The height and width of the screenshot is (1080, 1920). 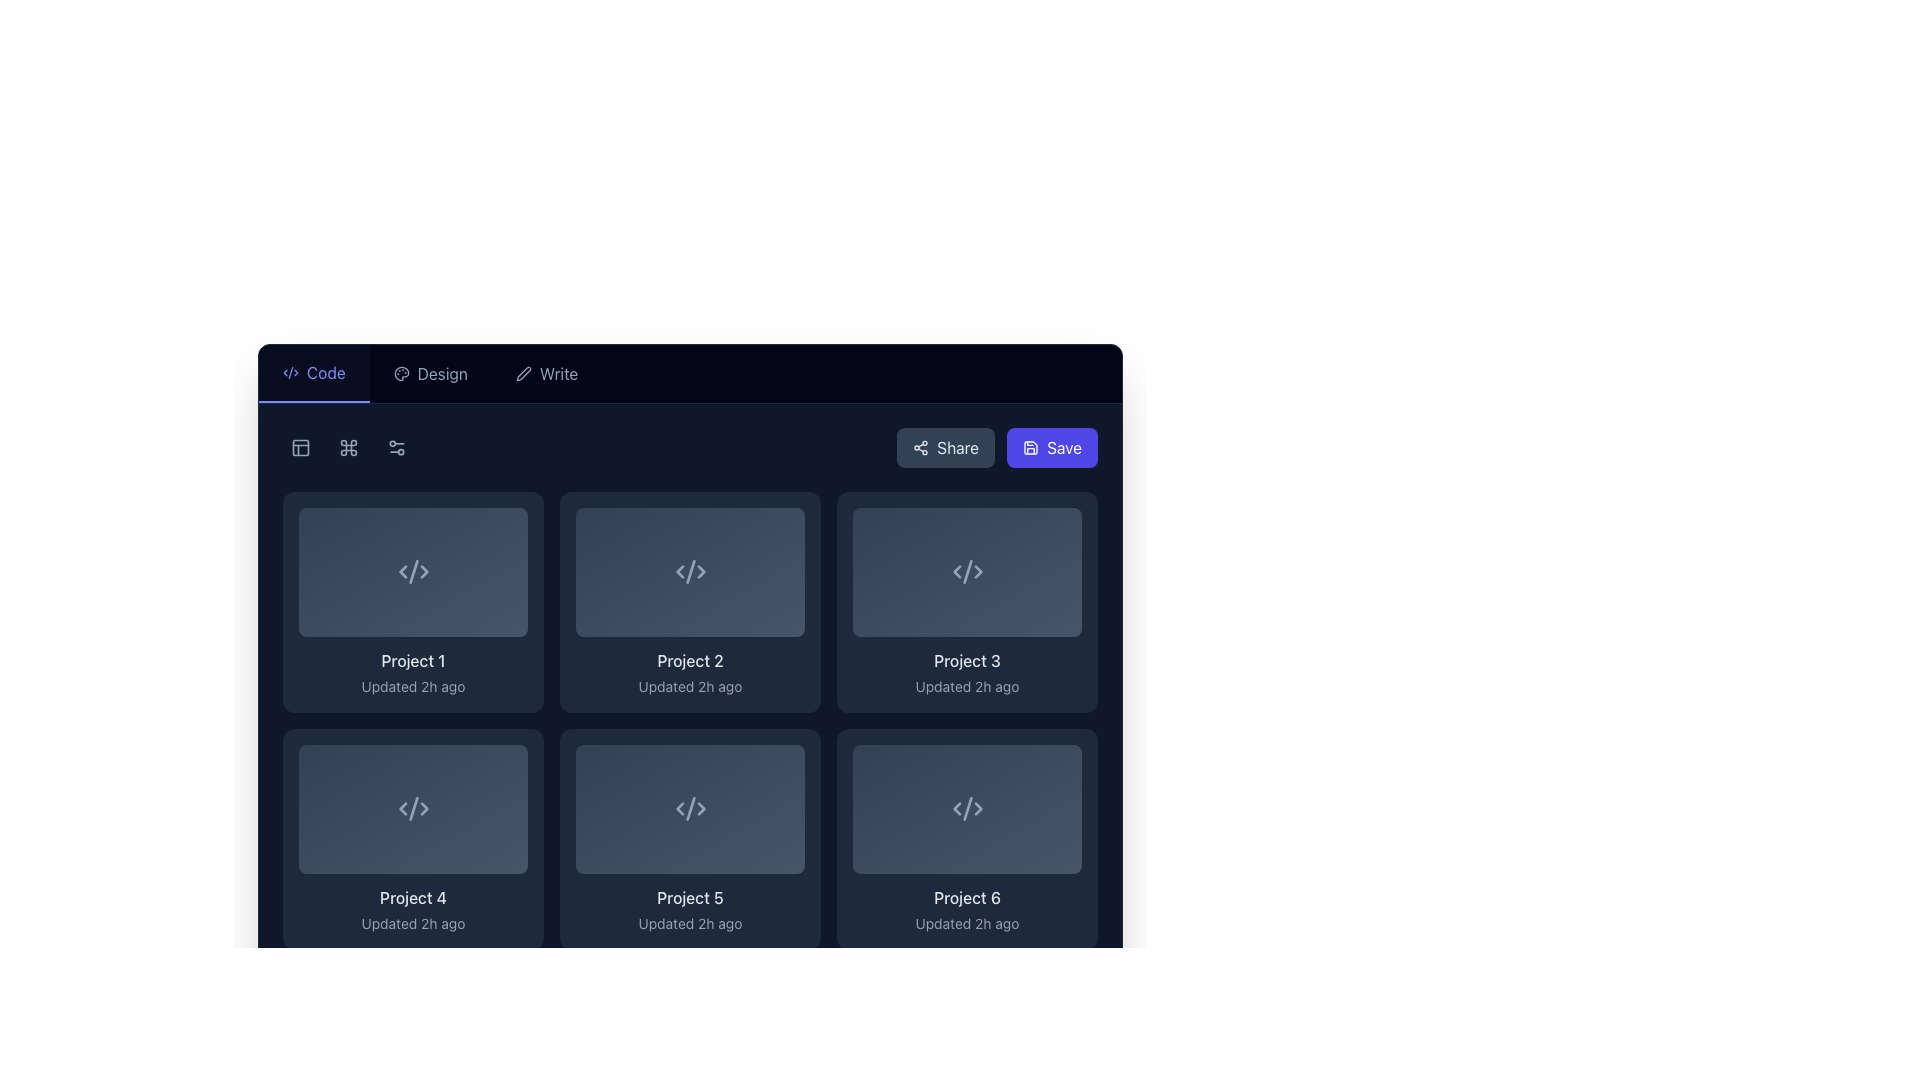 I want to click on the layered icon composed of three stylized, overlapping geometric shapes with a stroke style and gray color, located in the second row, first column of the grid layout, so click(x=523, y=748).